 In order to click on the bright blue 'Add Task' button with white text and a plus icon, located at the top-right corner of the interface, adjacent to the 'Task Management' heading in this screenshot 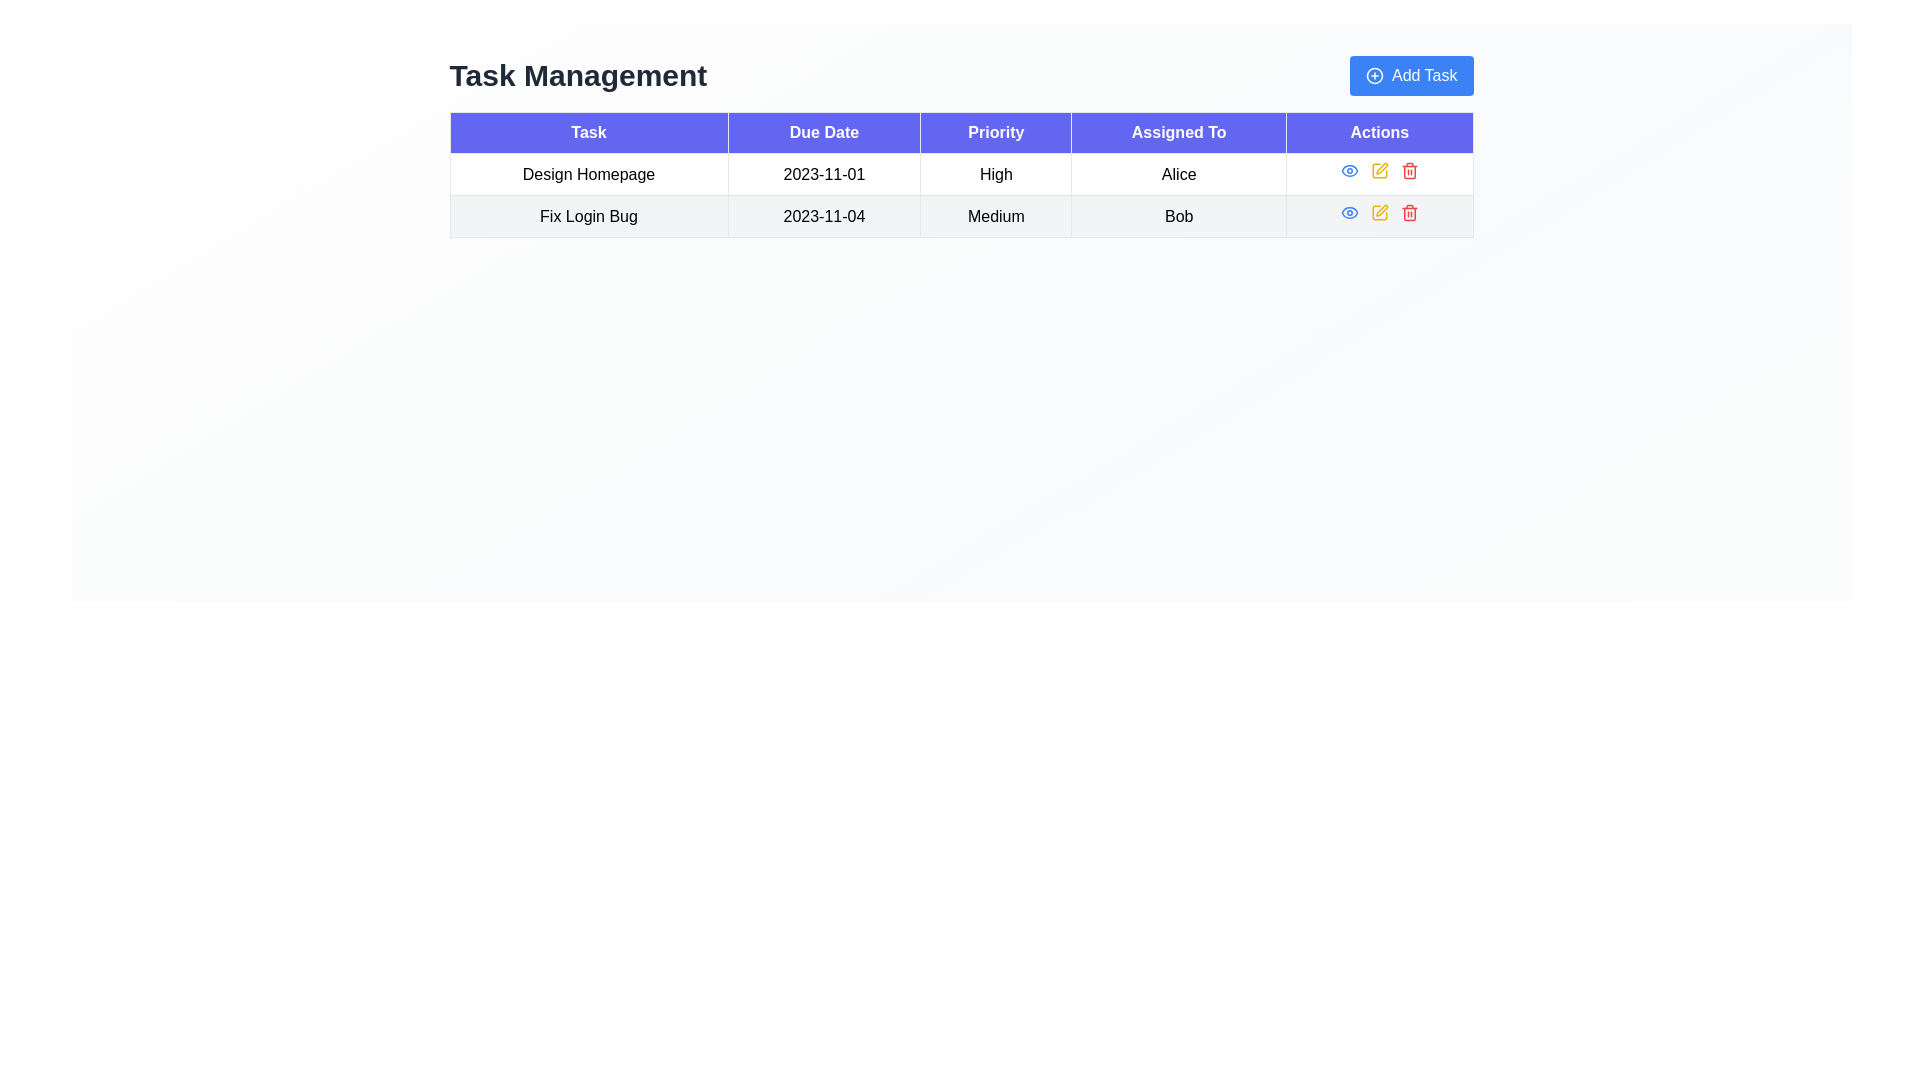, I will do `click(1410, 75)`.